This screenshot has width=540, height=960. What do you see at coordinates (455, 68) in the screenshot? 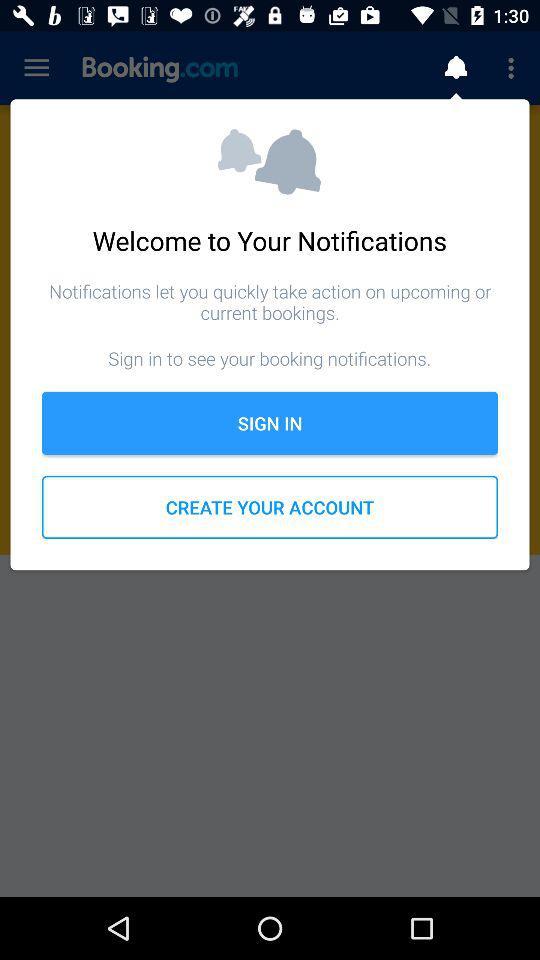
I see `the bell option` at bounding box center [455, 68].